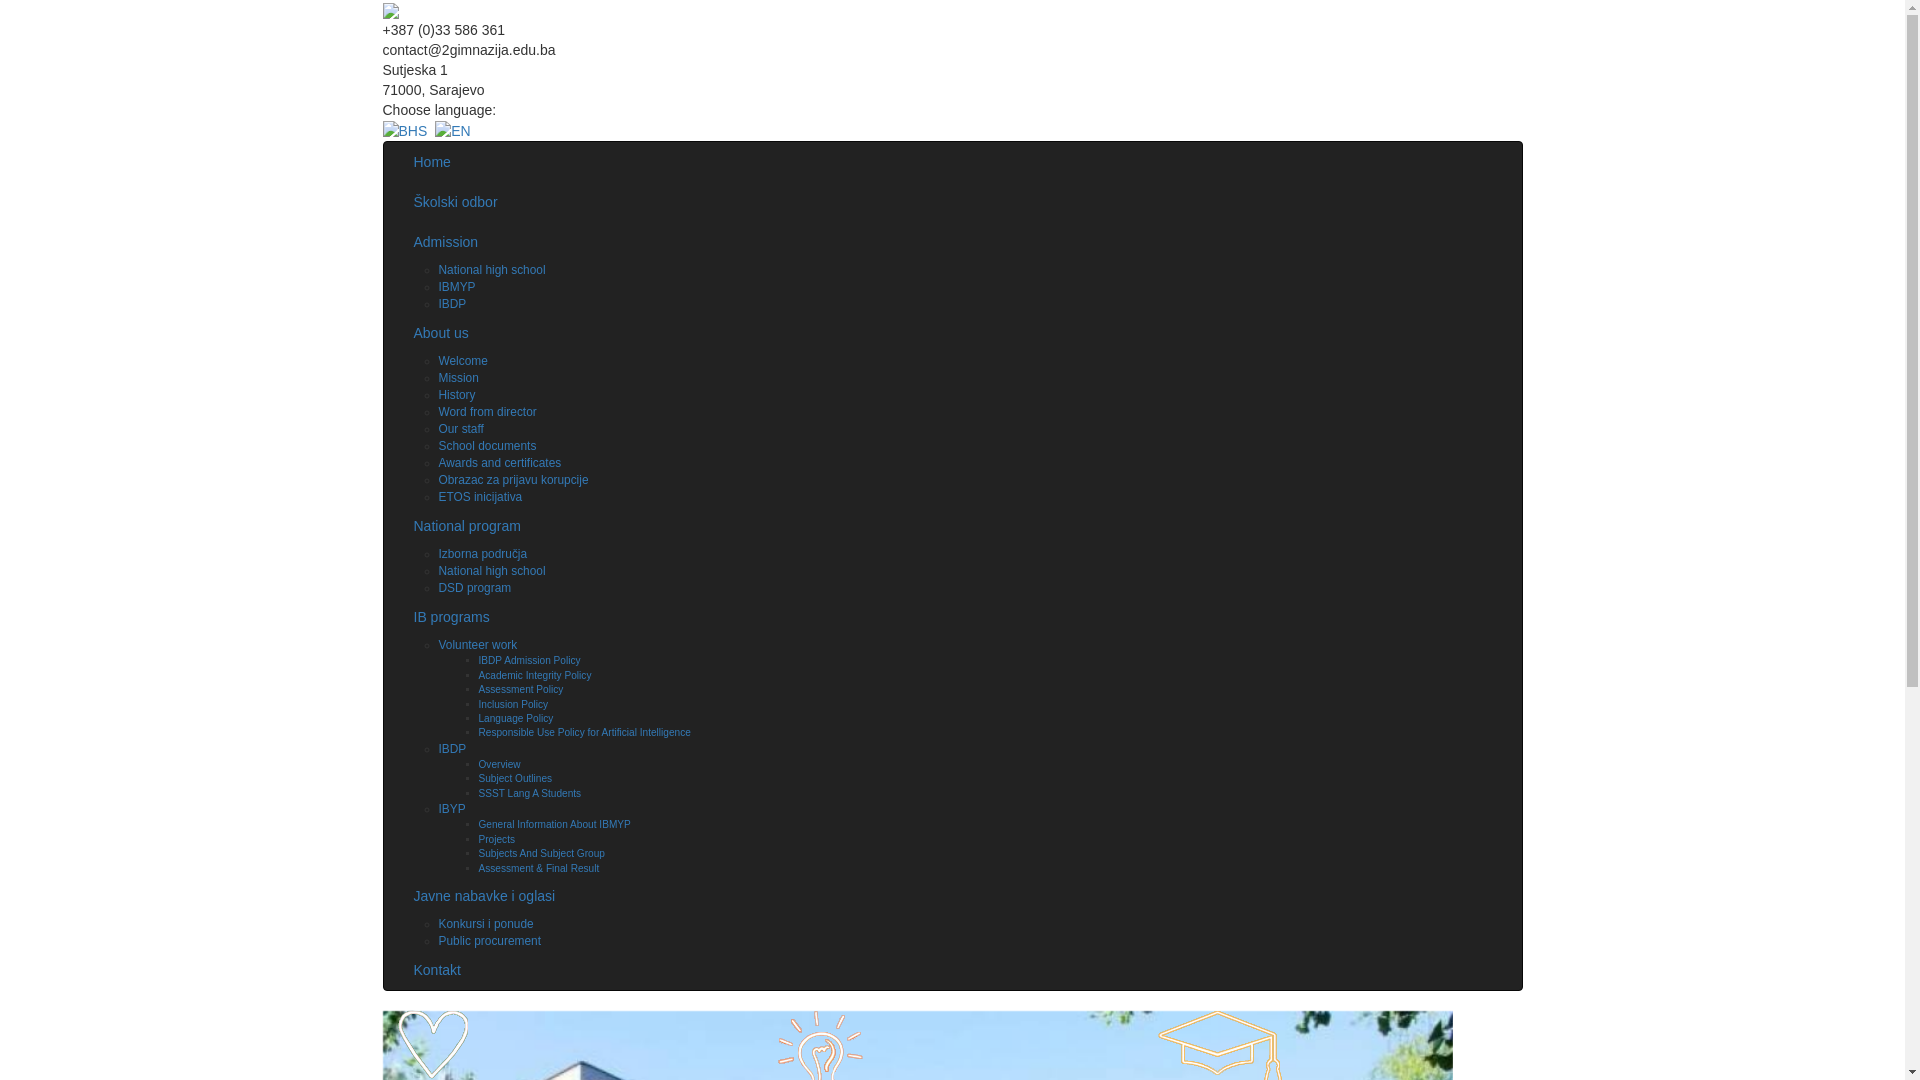  I want to click on 'History', so click(455, 394).